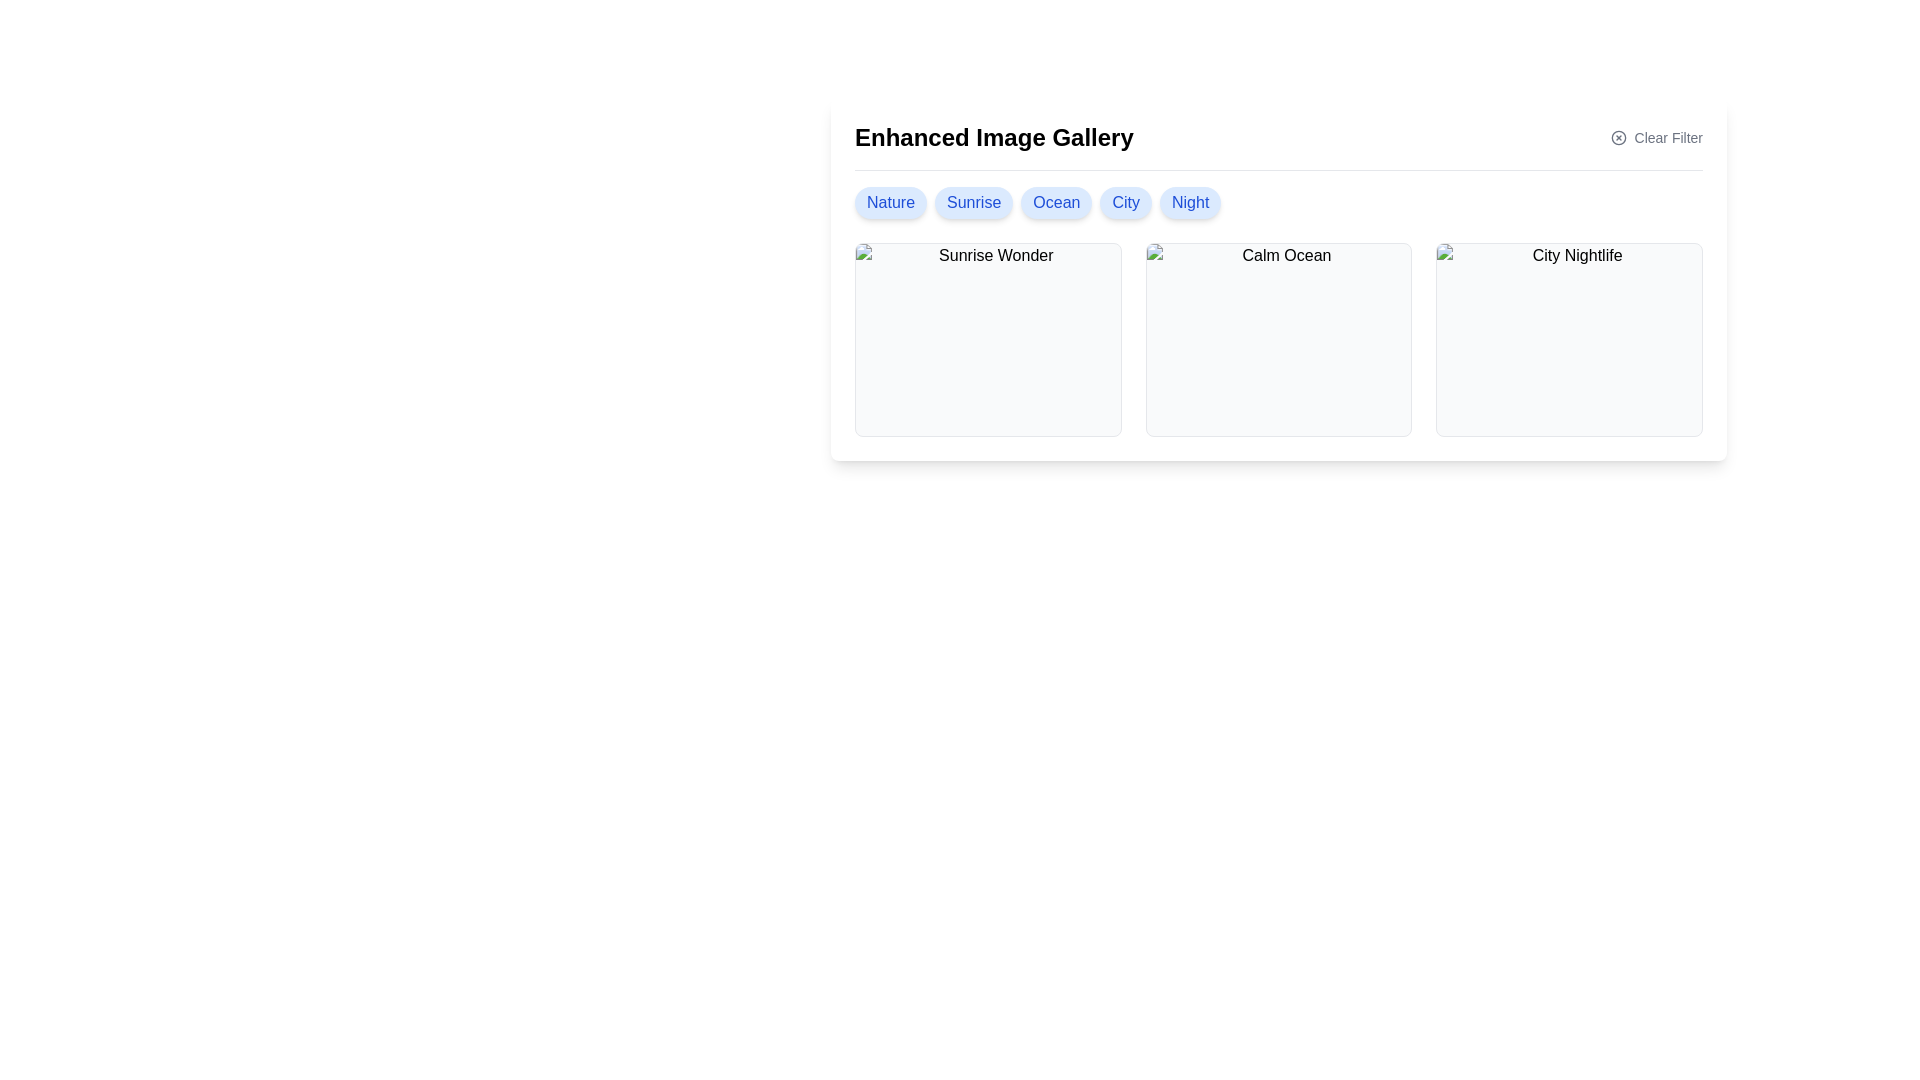 This screenshot has width=1920, height=1080. I want to click on the icon button located to the left of the 'Clear Filter' text to reset filters or selections, so click(1618, 137).